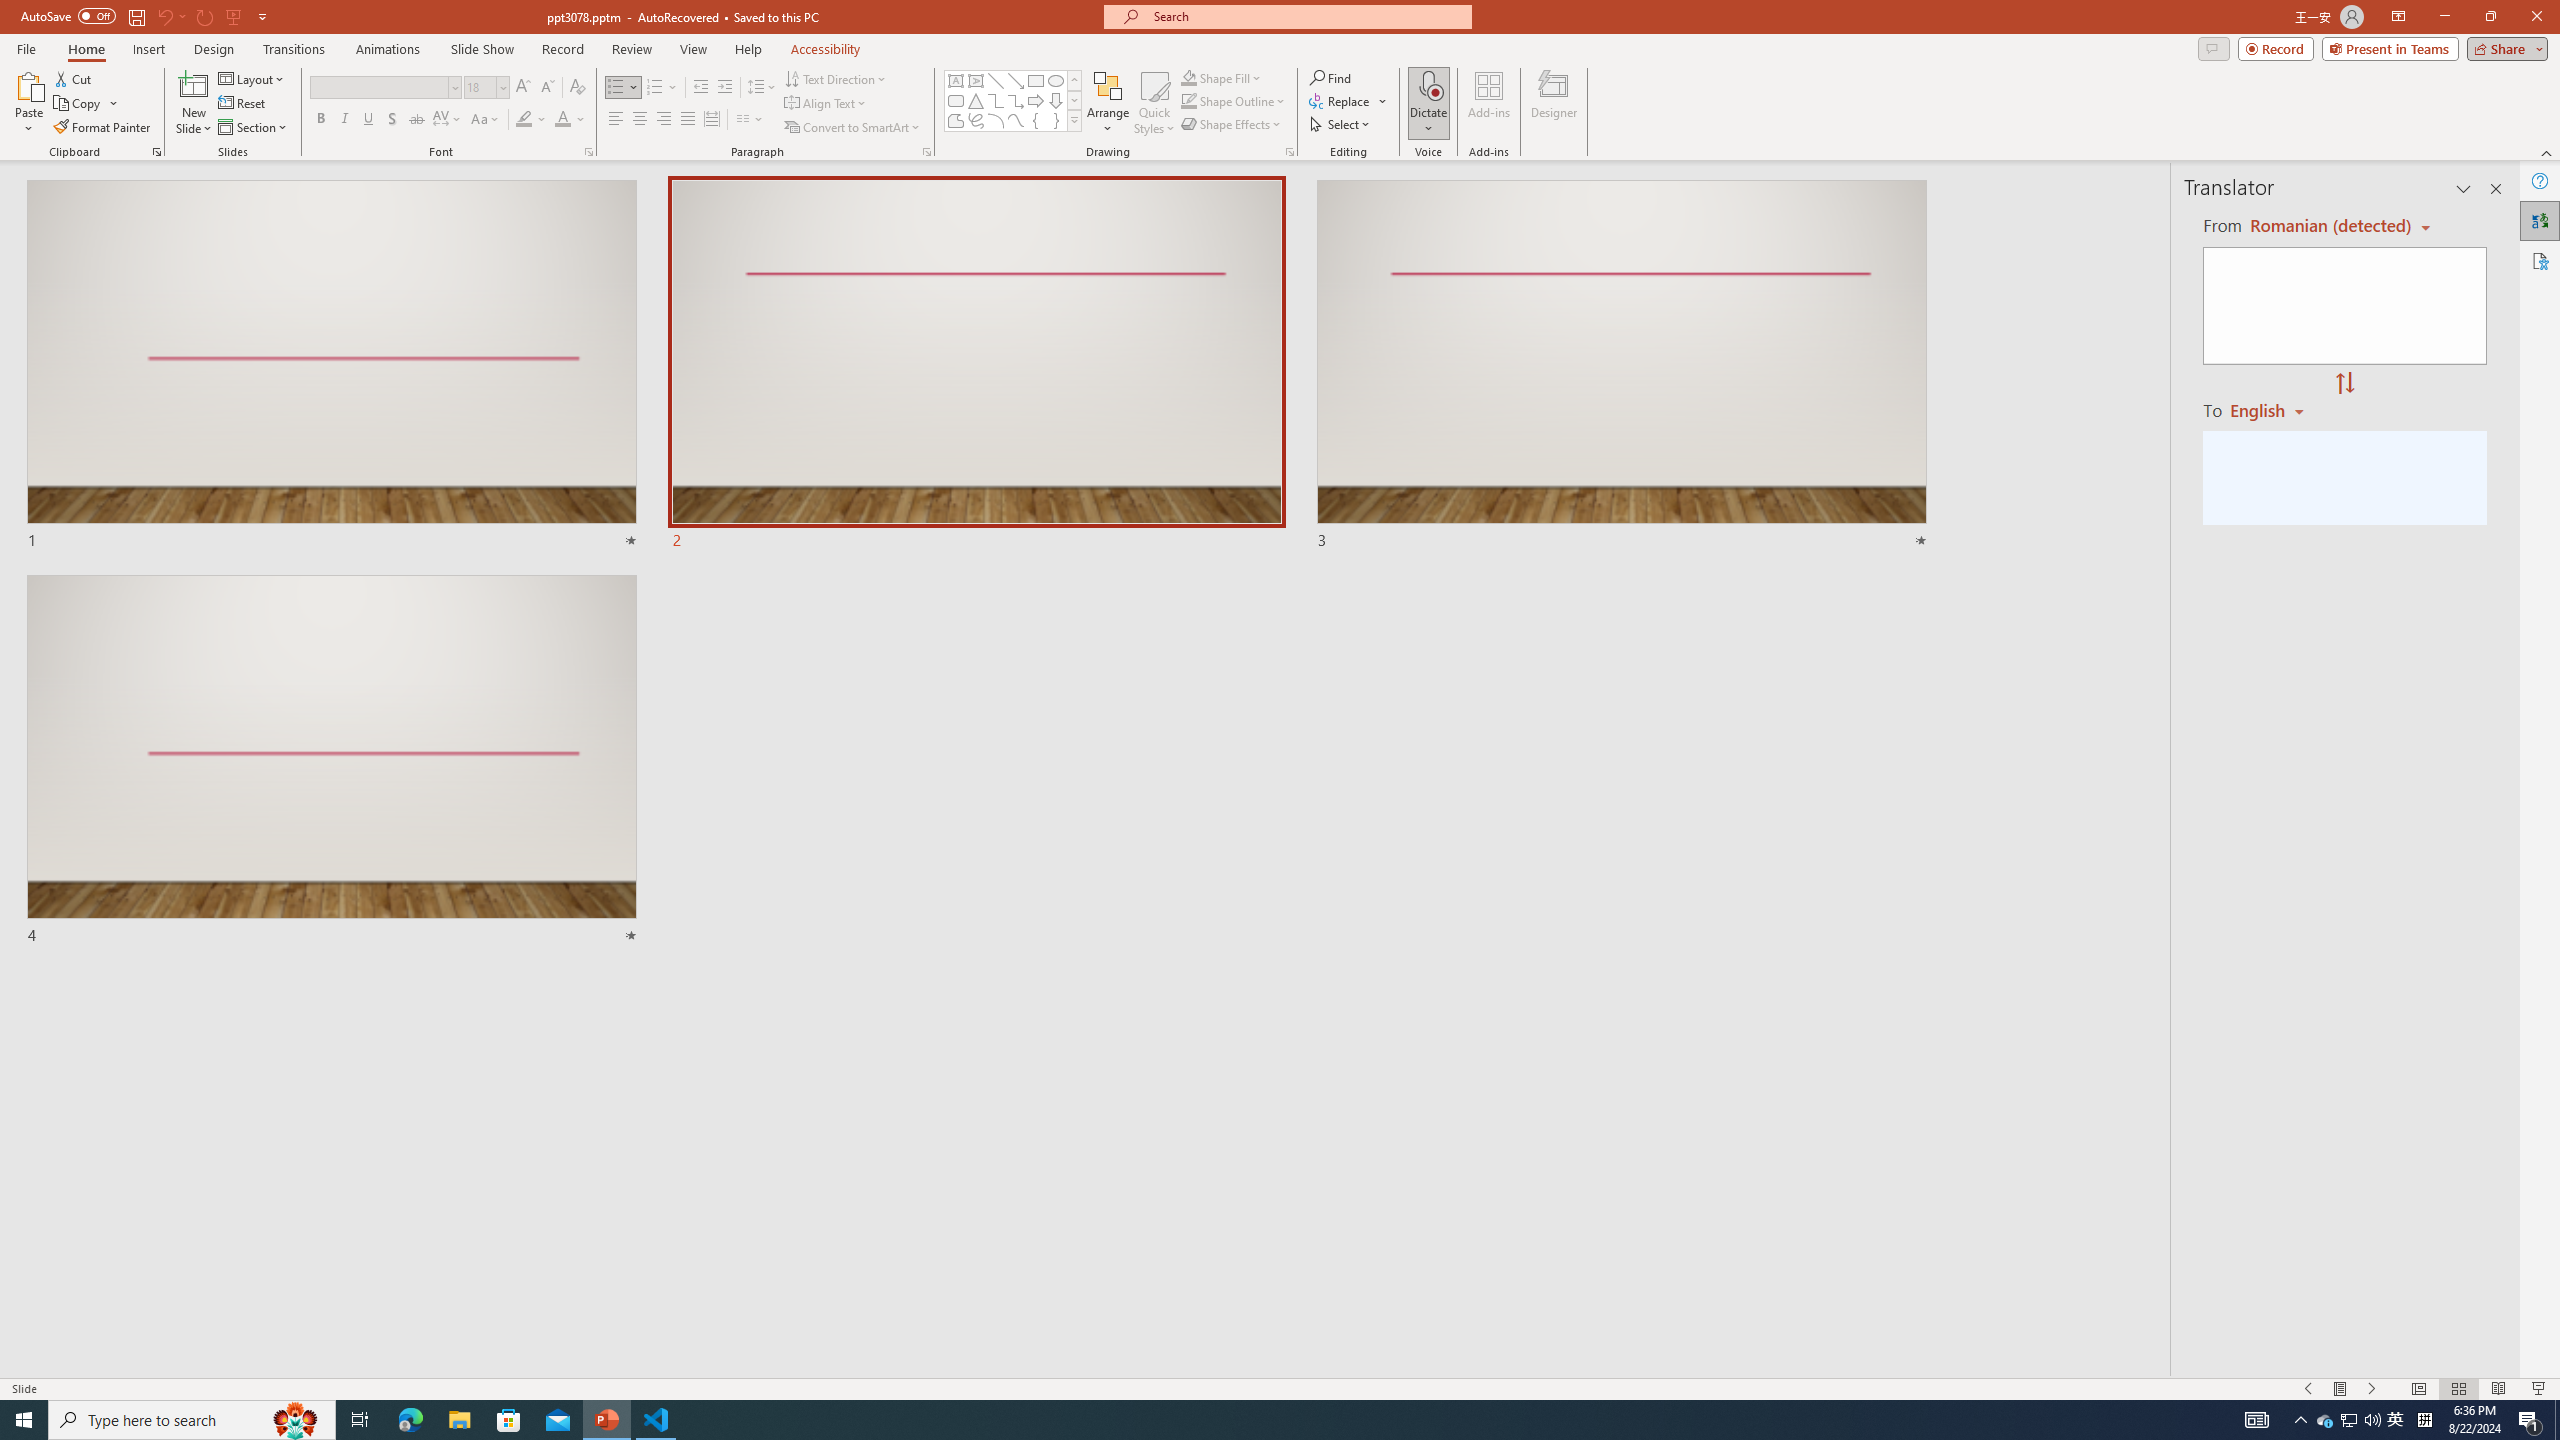 Image resolution: width=2560 pixels, height=1440 pixels. What do you see at coordinates (1189, 77) in the screenshot?
I see `'Shape Fill Dark Green, Accent 2'` at bounding box center [1189, 77].